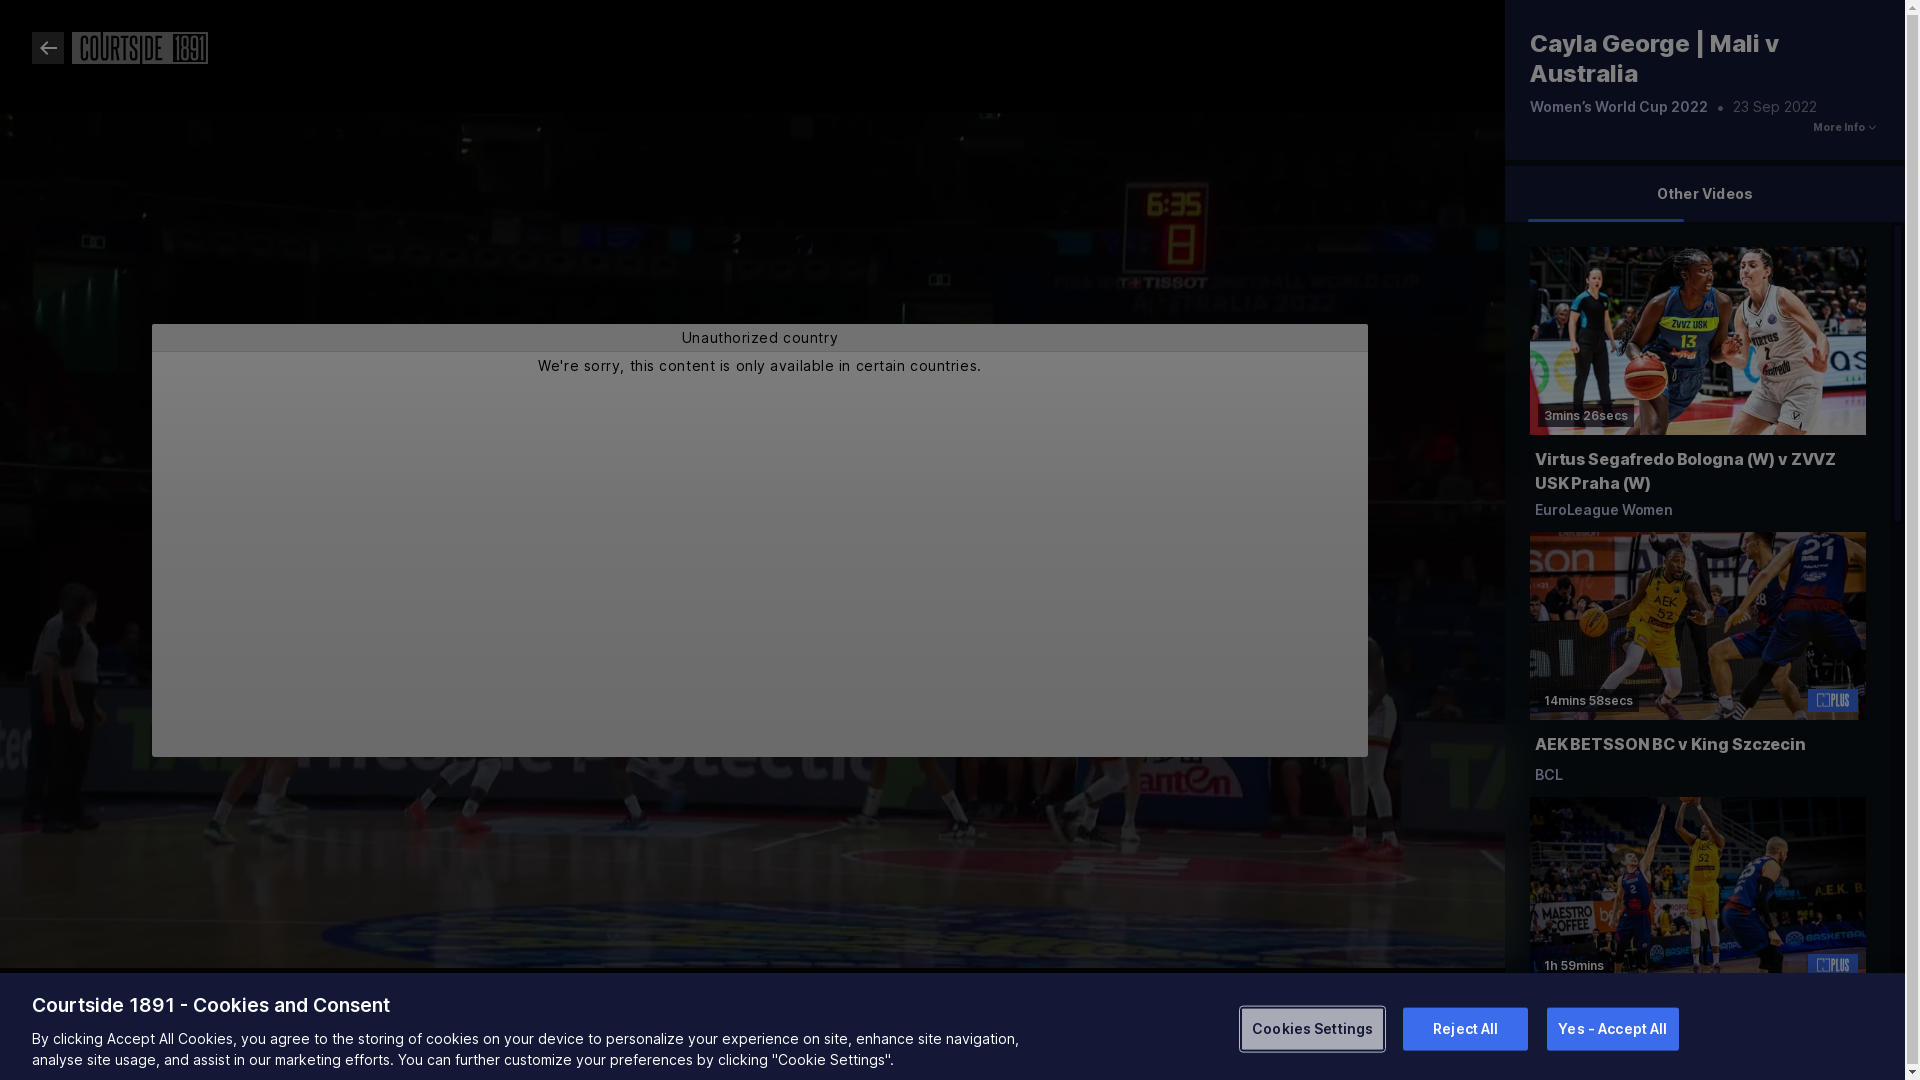 The image size is (1920, 1080). What do you see at coordinates (1697, 929) in the screenshot?
I see `'1h 59mins` at bounding box center [1697, 929].